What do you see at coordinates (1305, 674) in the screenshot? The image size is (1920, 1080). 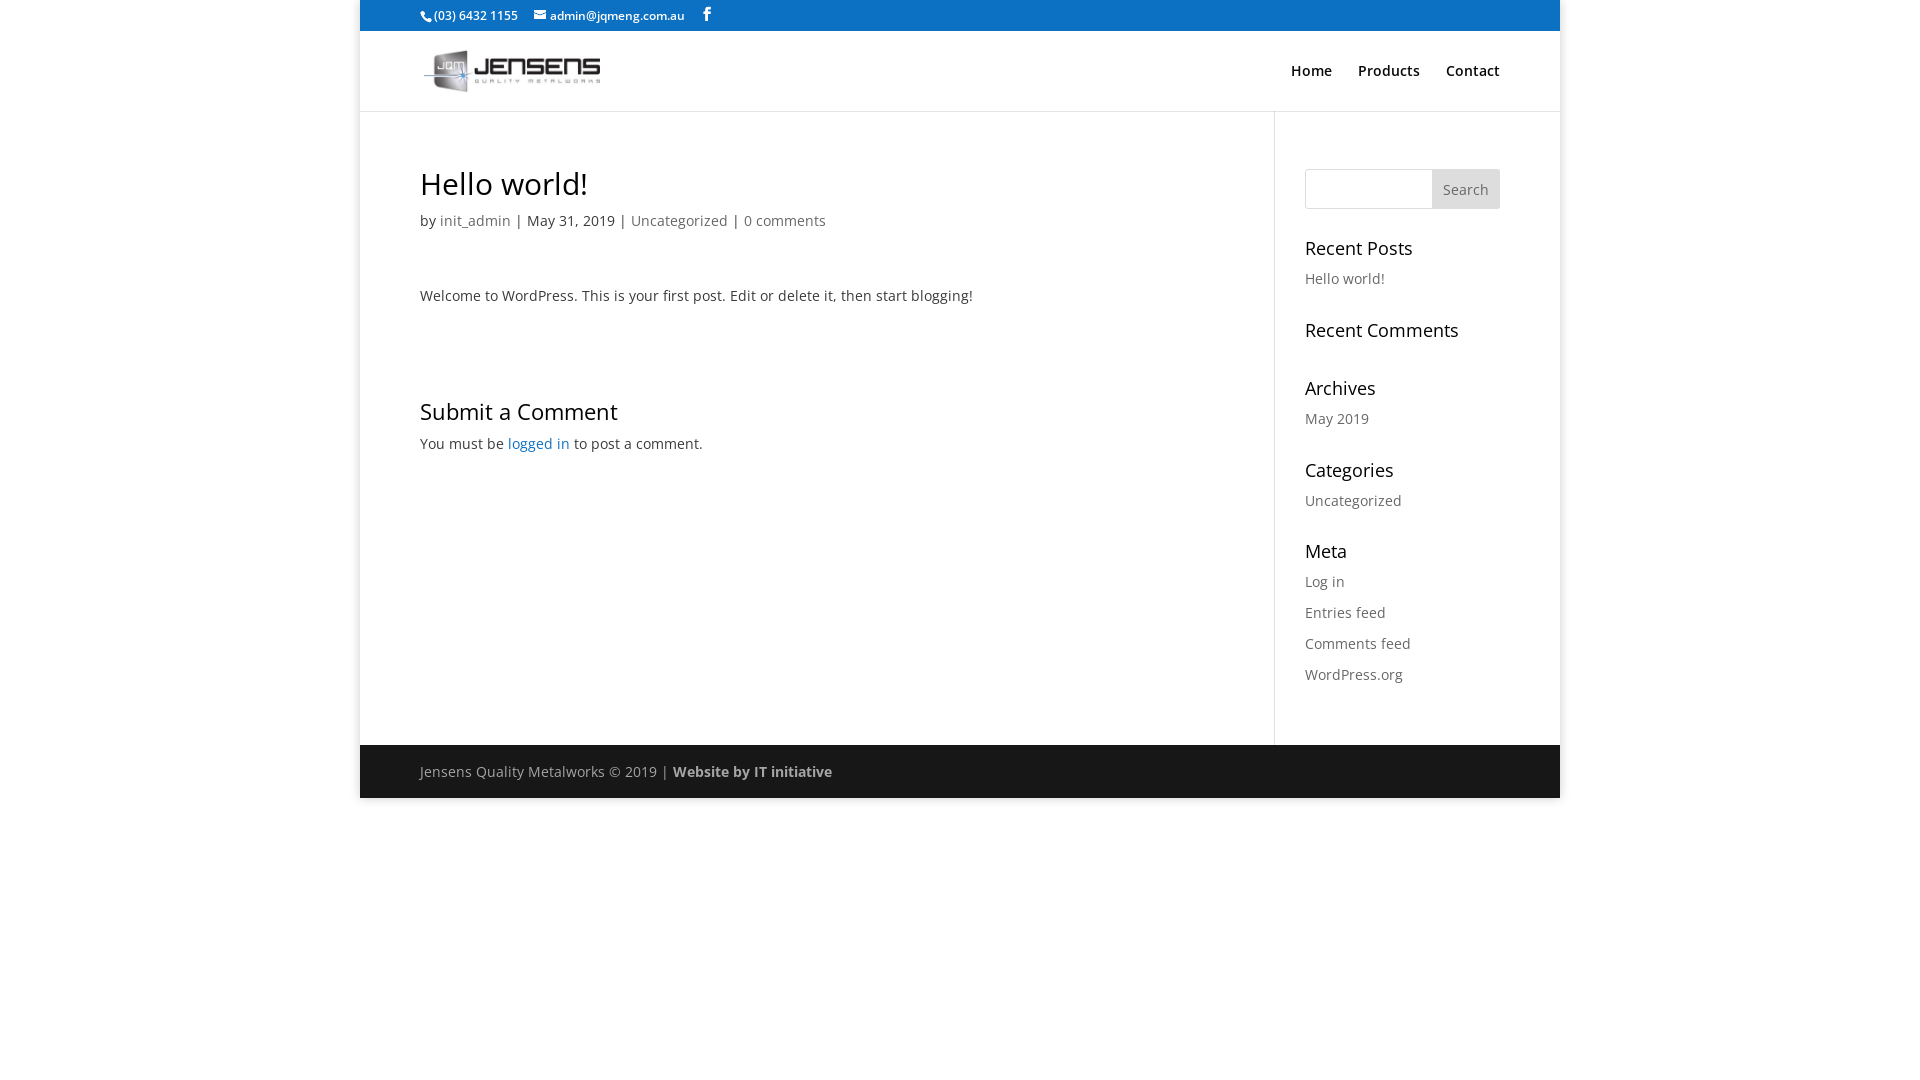 I see `'WordPress.org'` at bounding box center [1305, 674].